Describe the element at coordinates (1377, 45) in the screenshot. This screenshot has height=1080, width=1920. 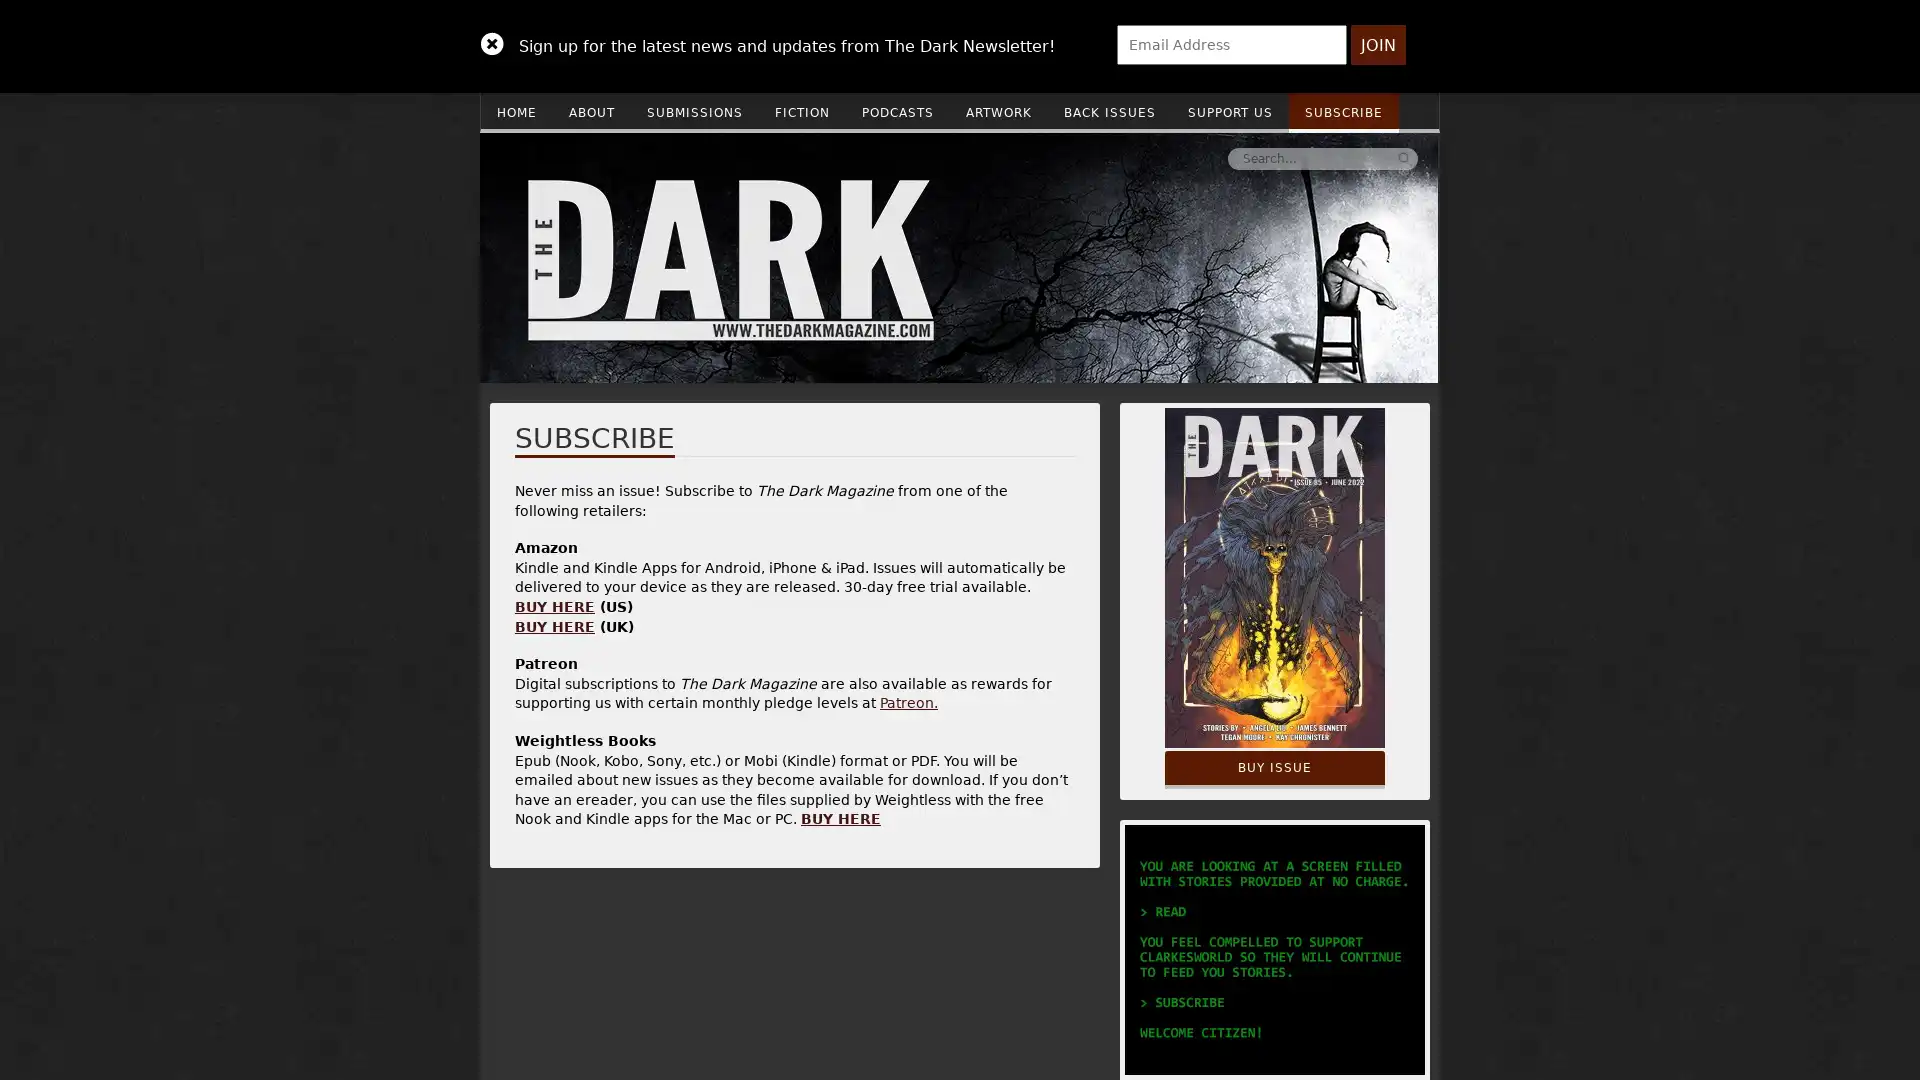
I see `Join` at that location.